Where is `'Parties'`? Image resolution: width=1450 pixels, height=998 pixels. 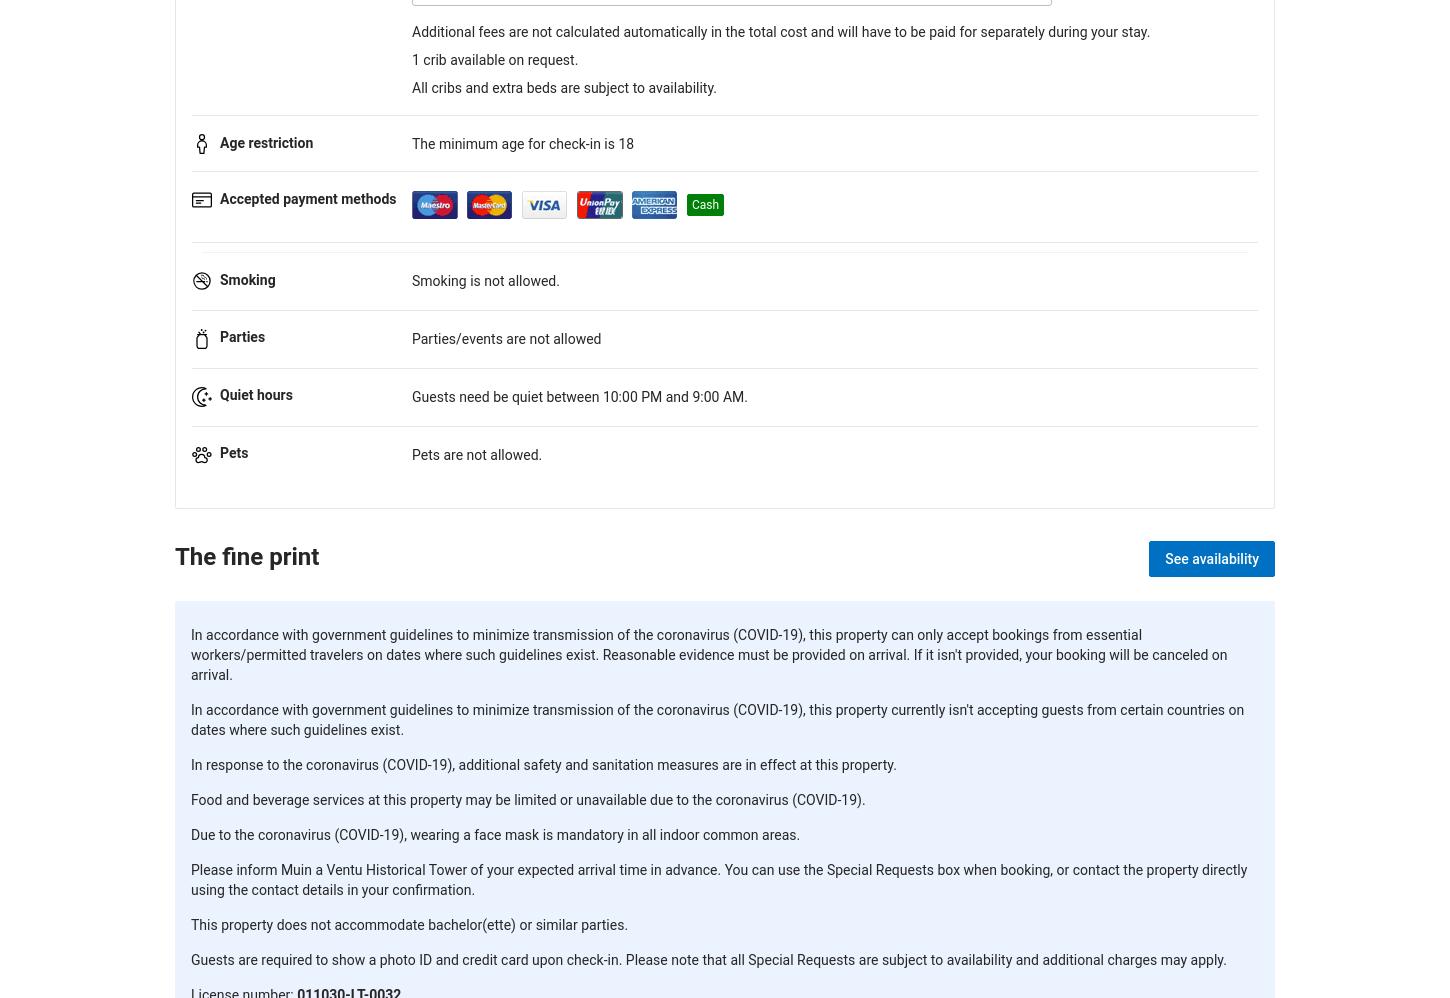
'Parties' is located at coordinates (218, 337).